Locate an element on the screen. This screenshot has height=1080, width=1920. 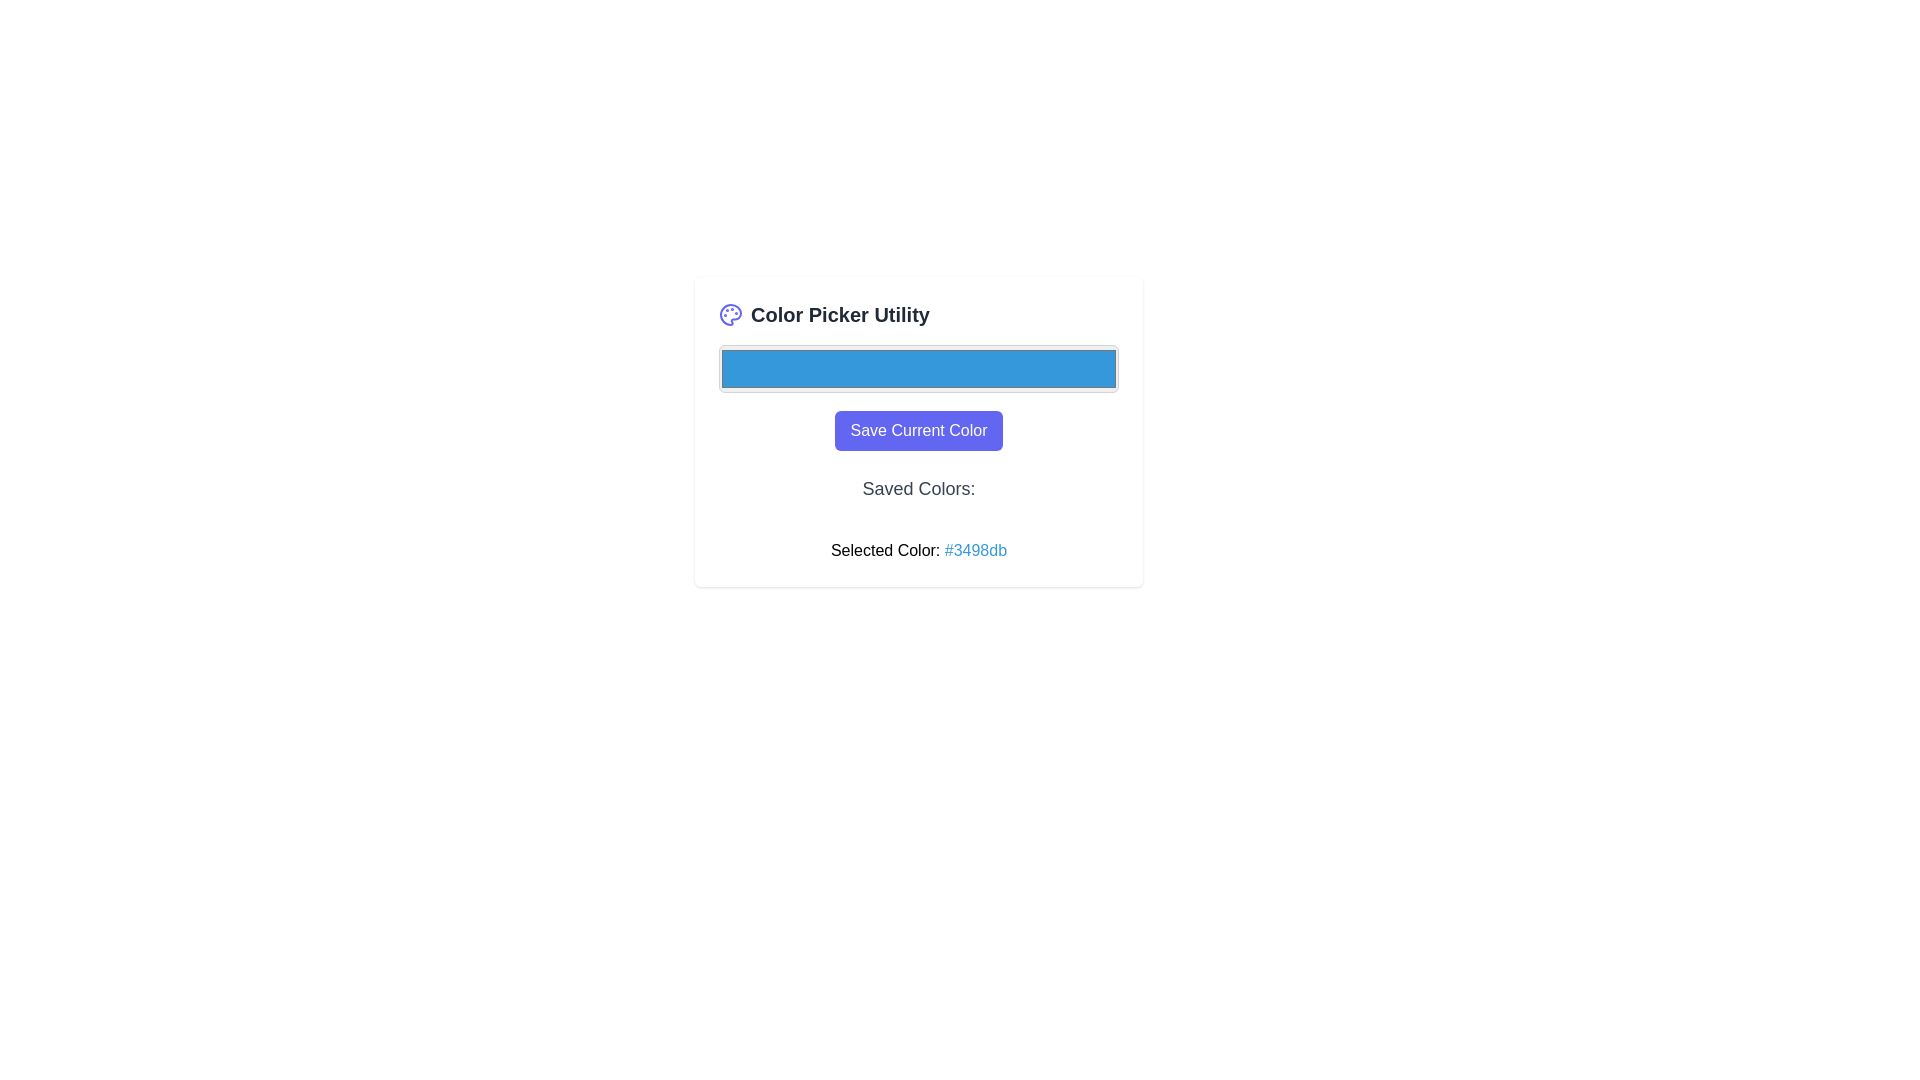
the Text label that displays the currently selected color in the Color Picker Utility card layout, located below the 'Saved Colors:' label is located at coordinates (917, 551).